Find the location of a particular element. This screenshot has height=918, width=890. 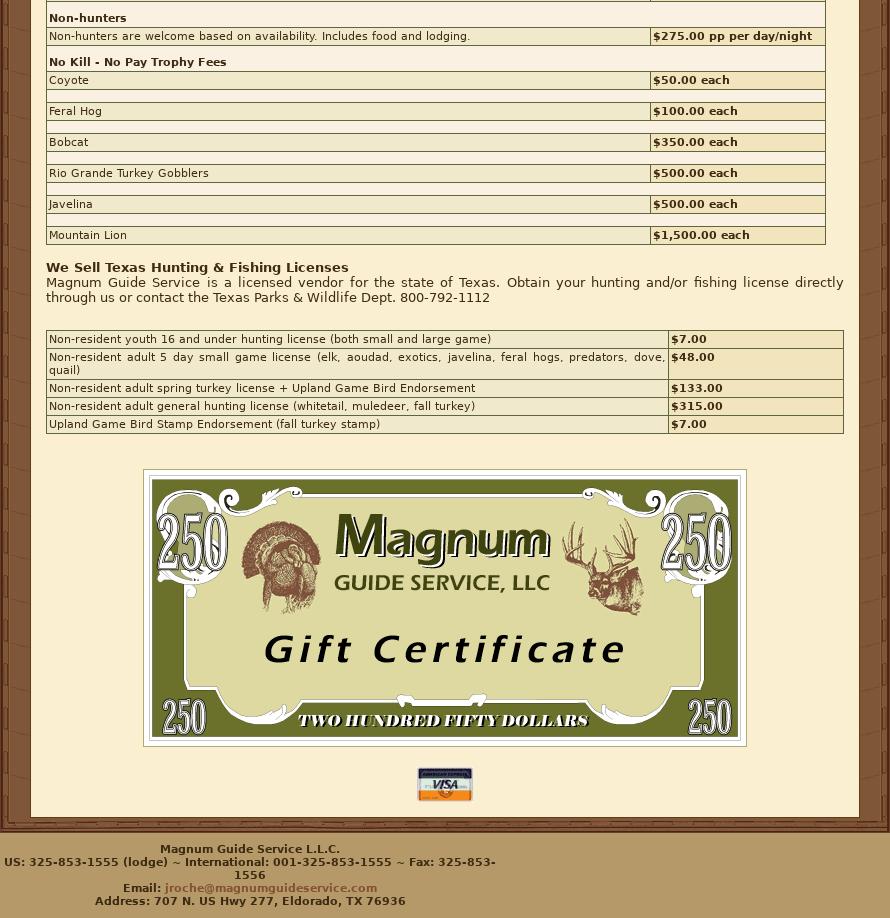

'$1,500.00 each' is located at coordinates (700, 234).